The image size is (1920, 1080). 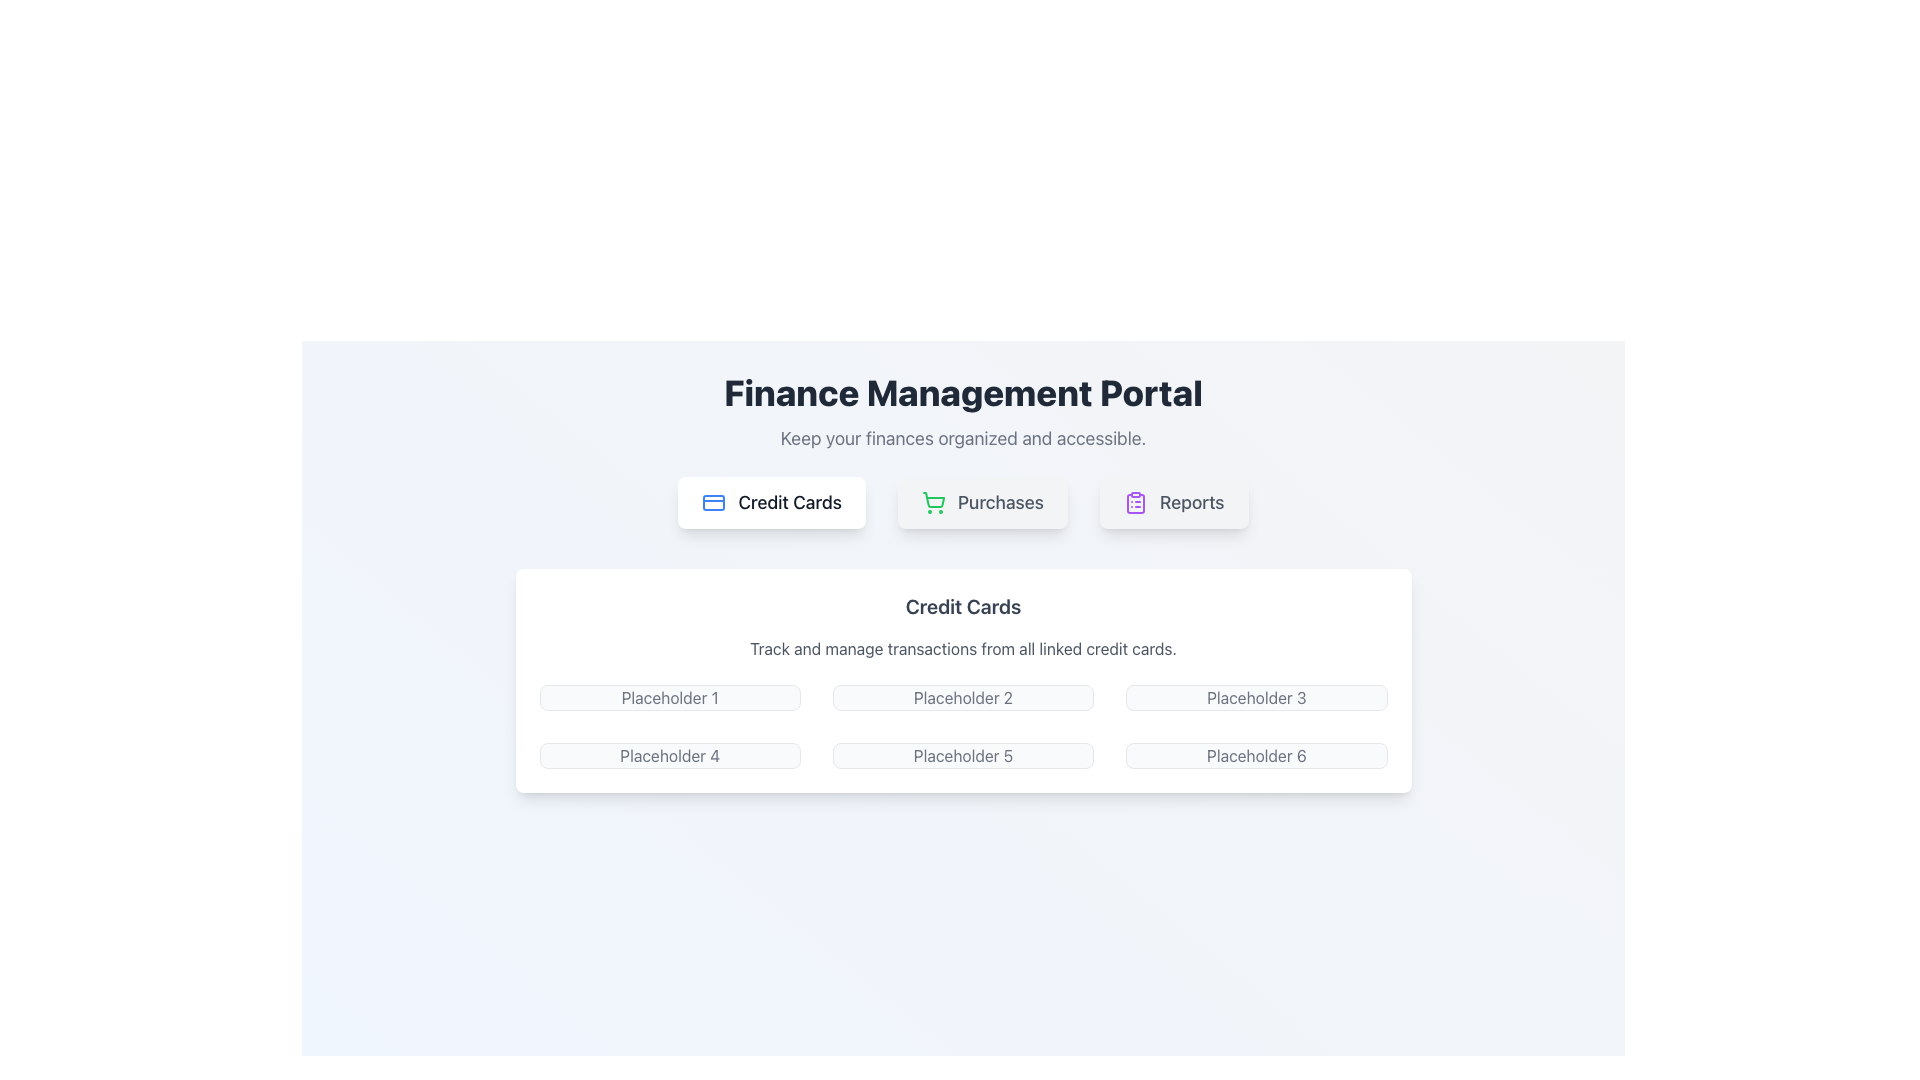 I want to click on the Text placeholder located in the bottom right corner of the 'Credit Cards' section, which is the sixth item in a 2-row, 3-column grid layout, so click(x=1255, y=756).